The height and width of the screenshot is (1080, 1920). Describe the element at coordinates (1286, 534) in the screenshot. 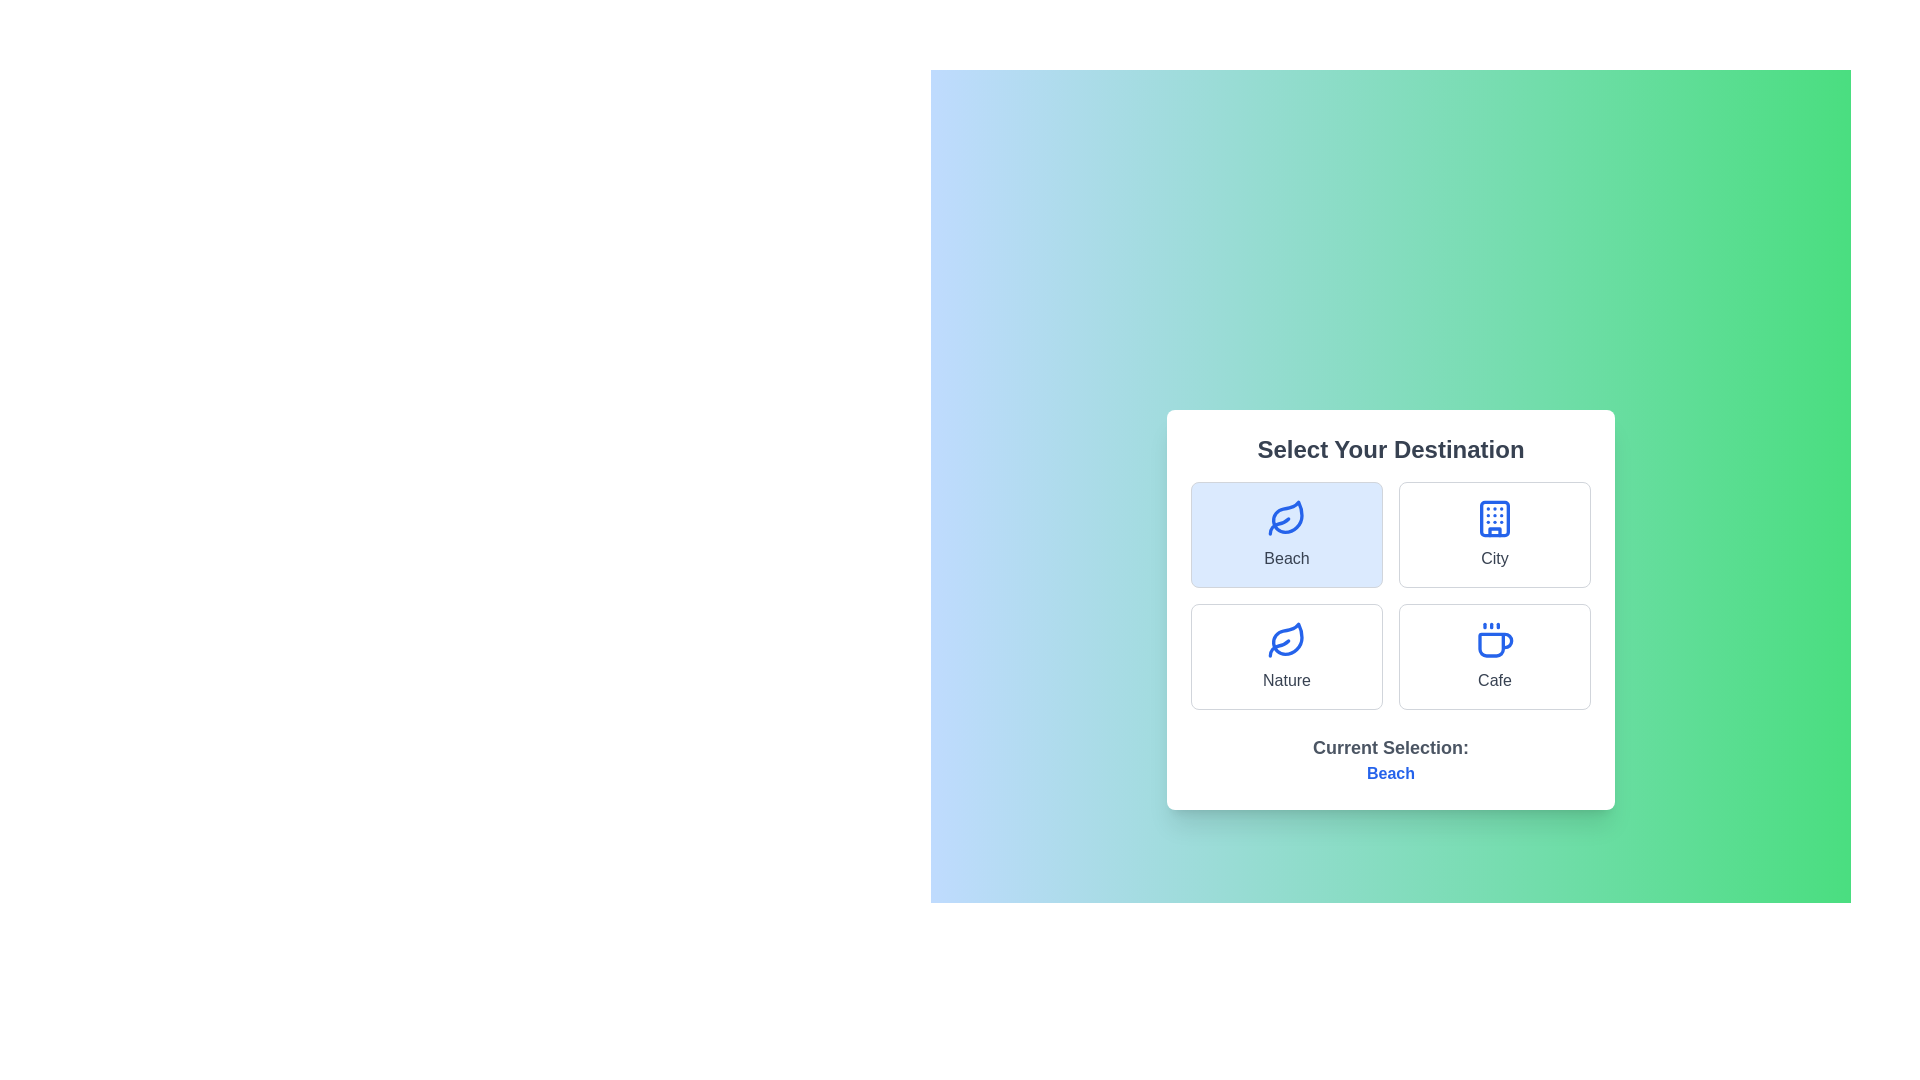

I see `the Beach option to observe the visual feedback` at that location.